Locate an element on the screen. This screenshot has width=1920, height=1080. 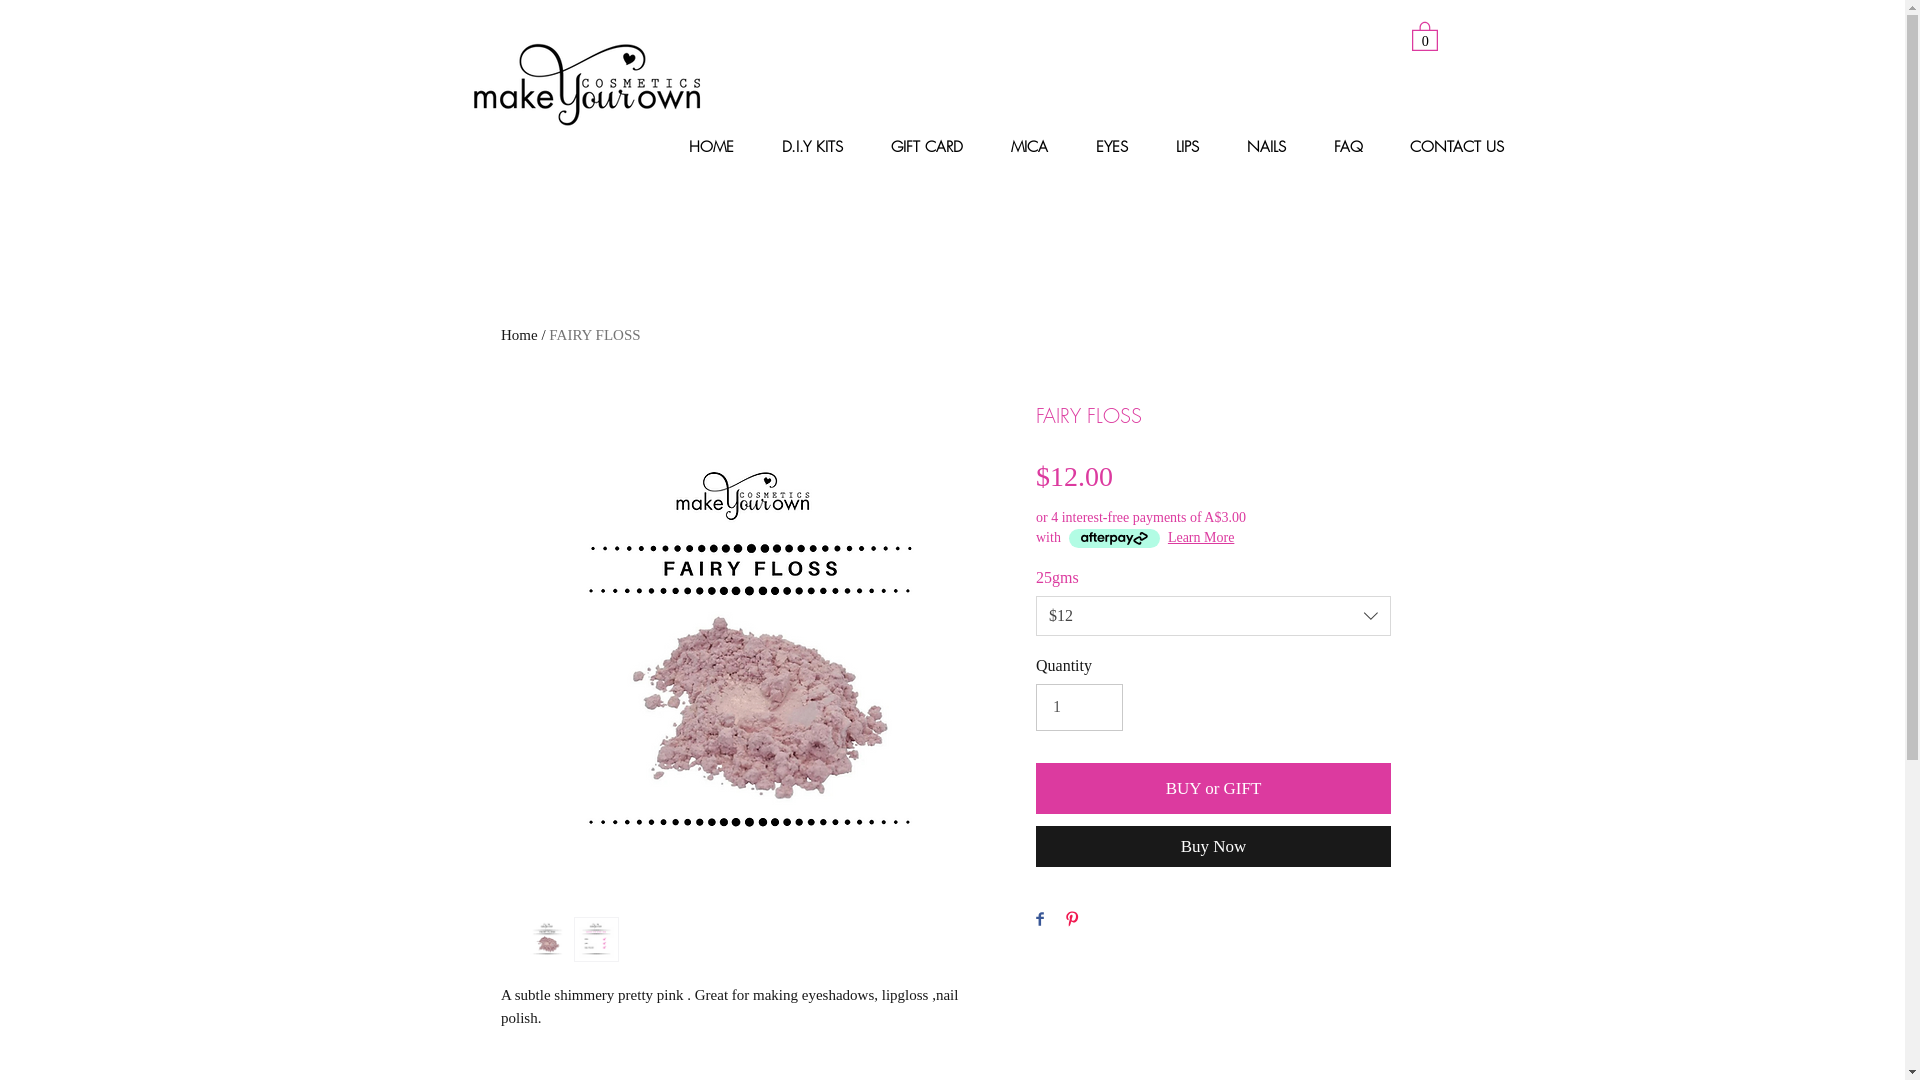
'$12' is located at coordinates (1212, 615).